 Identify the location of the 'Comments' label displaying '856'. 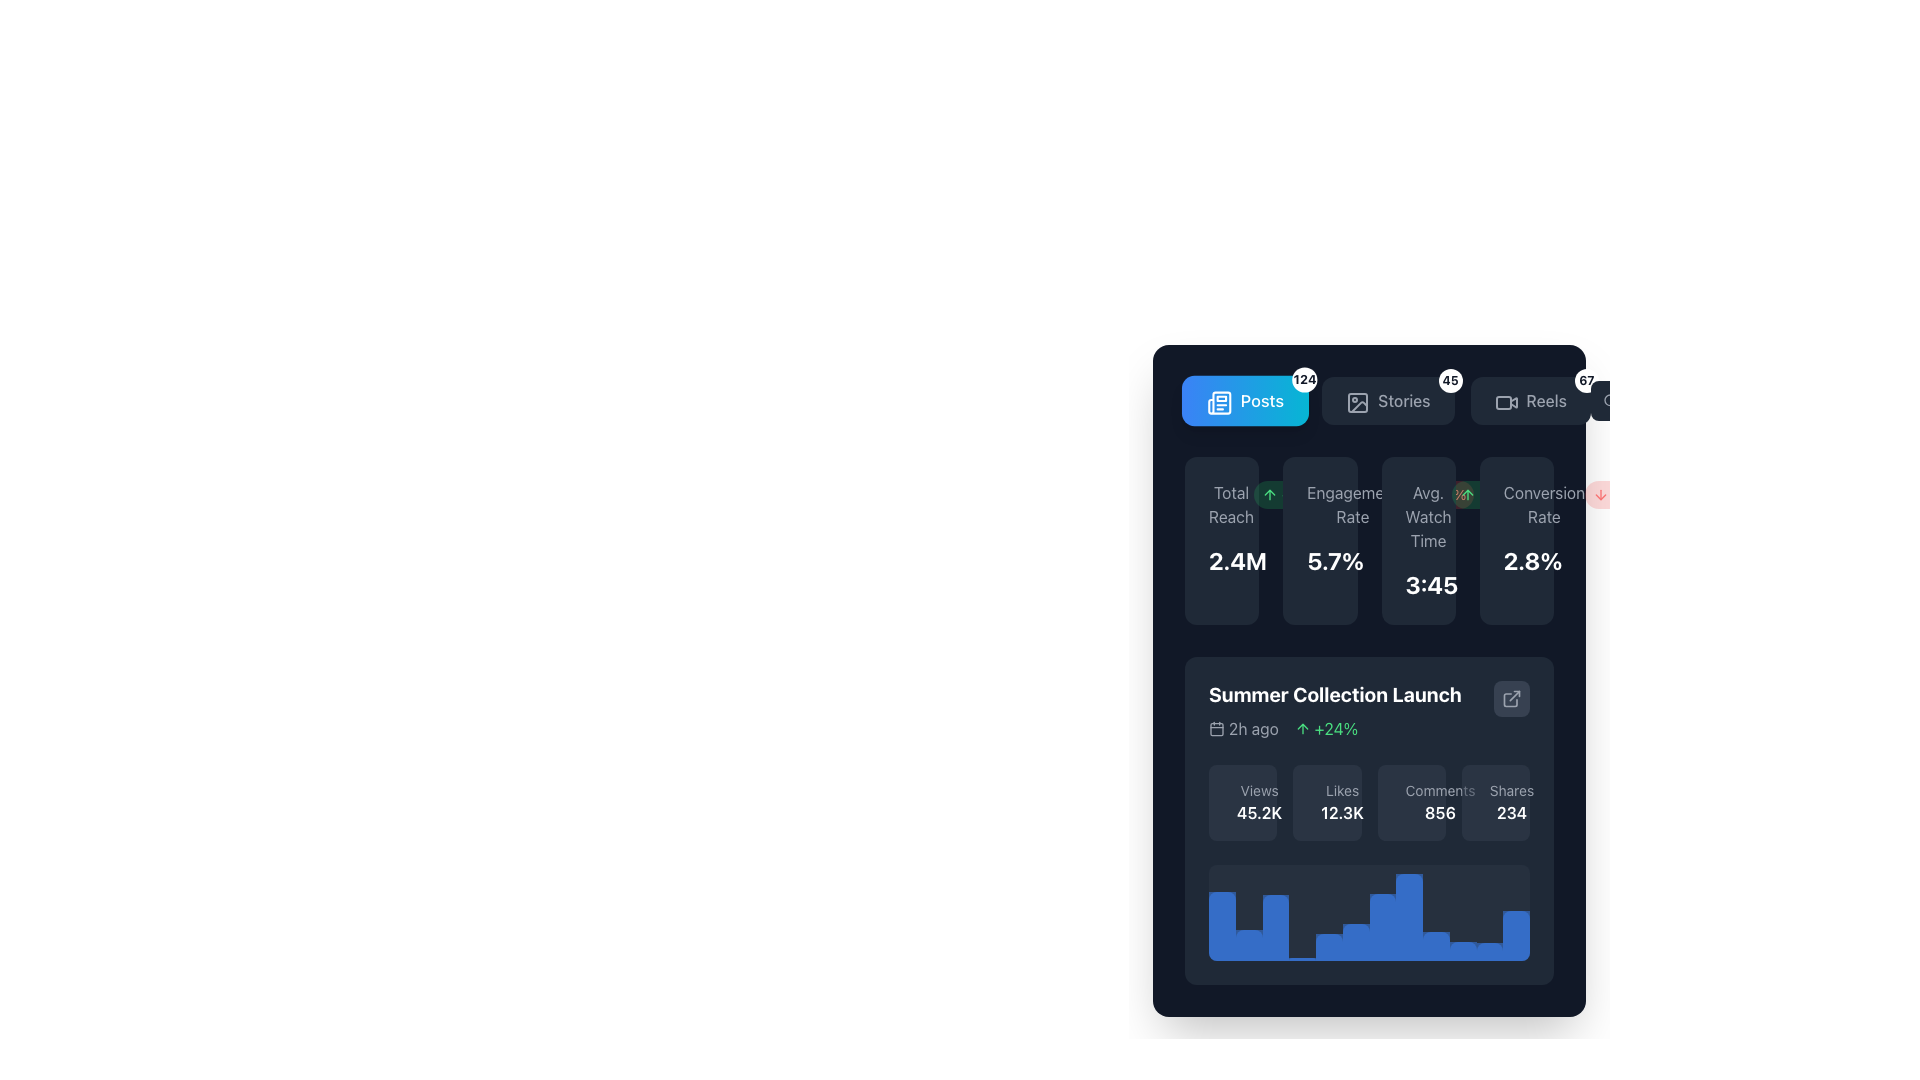
(1440, 801).